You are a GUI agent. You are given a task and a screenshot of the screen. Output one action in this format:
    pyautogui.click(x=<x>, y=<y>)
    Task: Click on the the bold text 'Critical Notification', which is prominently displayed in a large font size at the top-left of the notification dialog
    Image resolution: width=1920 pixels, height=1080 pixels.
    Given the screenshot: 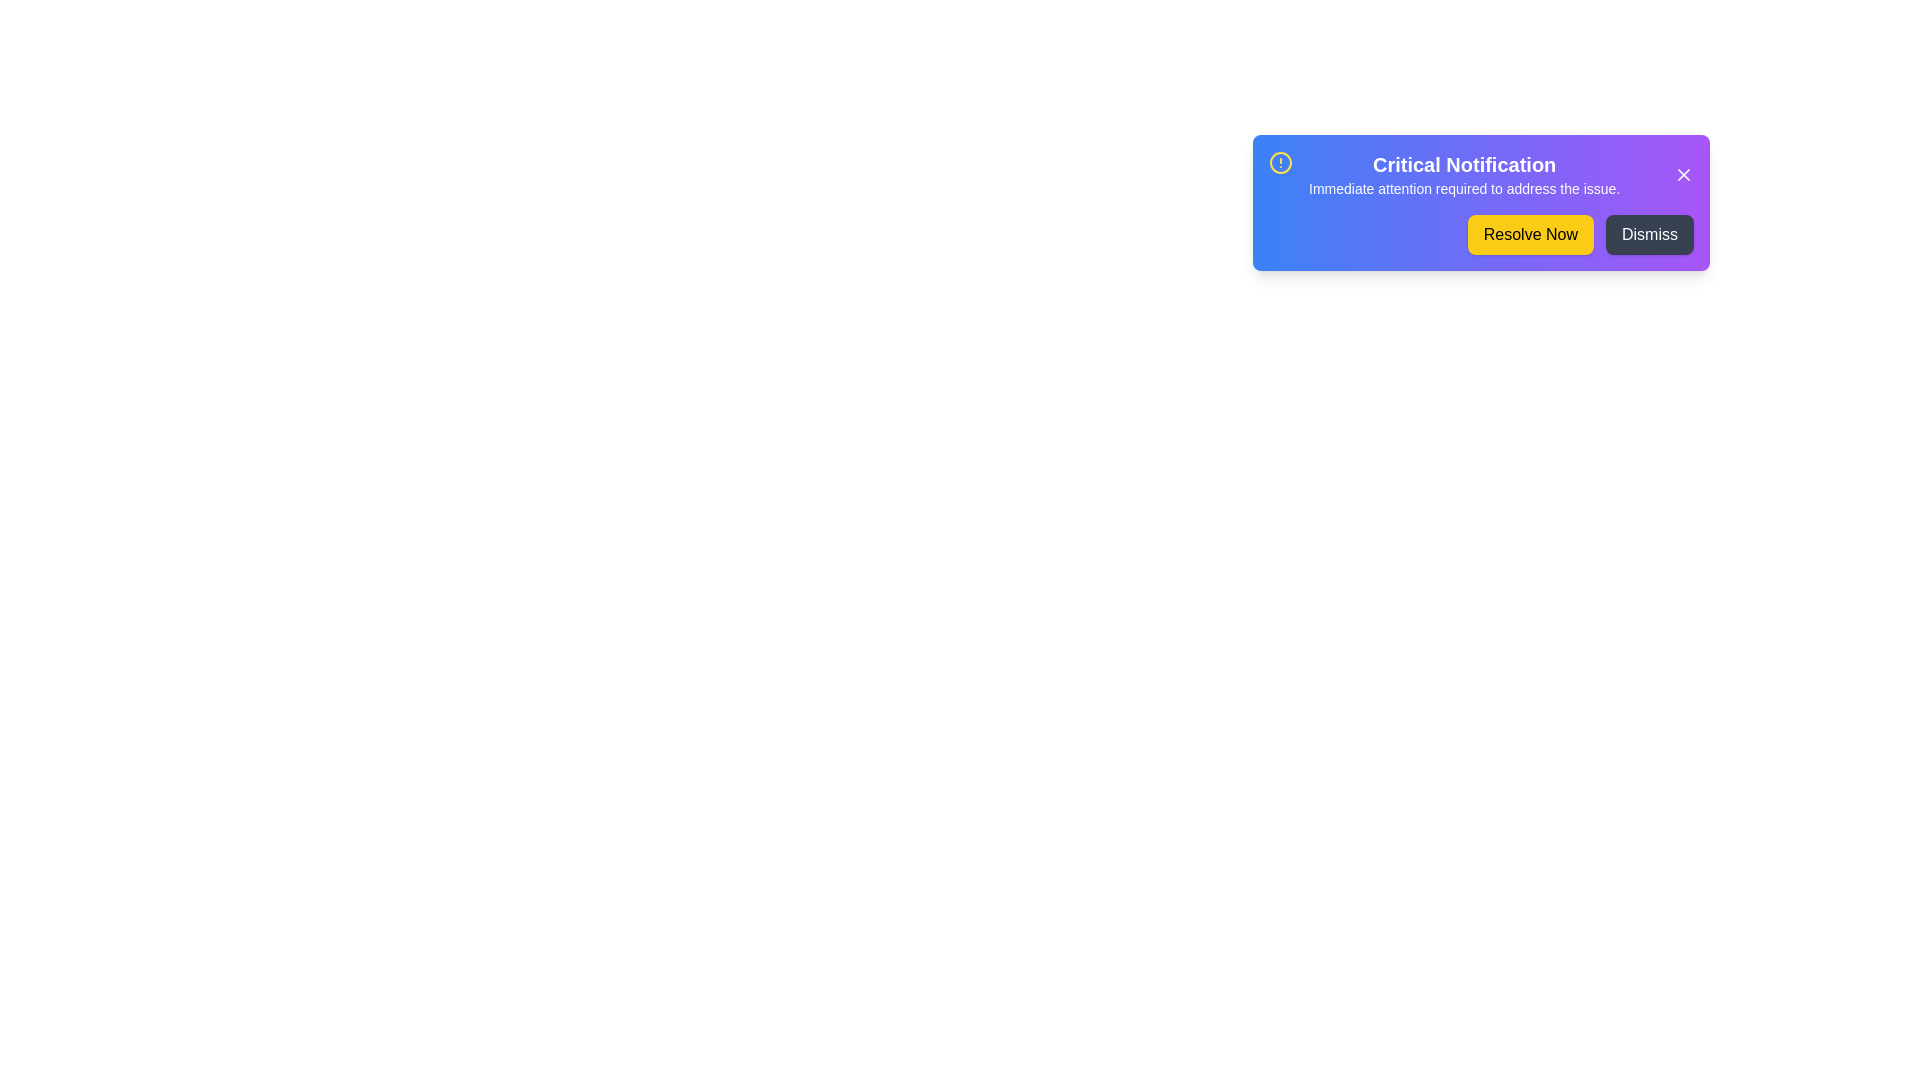 What is the action you would take?
    pyautogui.click(x=1464, y=164)
    